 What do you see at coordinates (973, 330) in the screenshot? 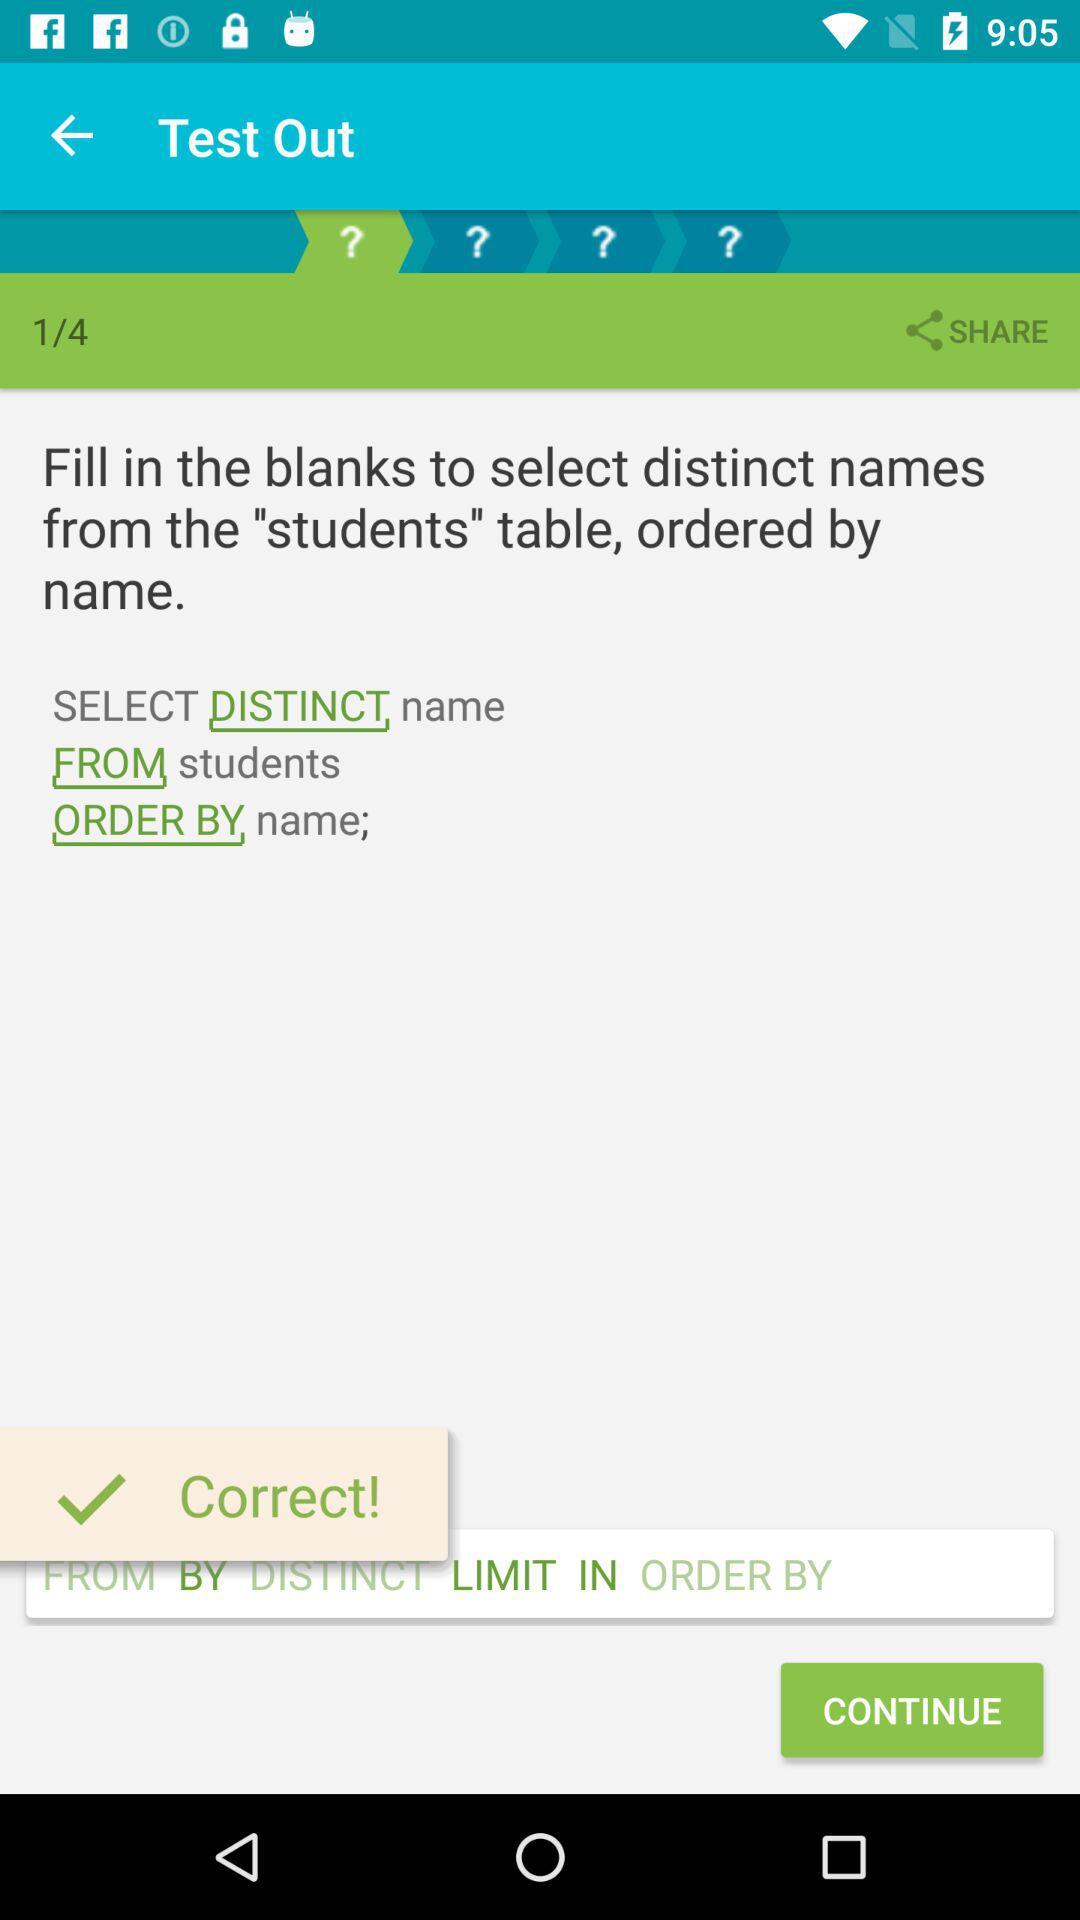
I see `share` at bounding box center [973, 330].